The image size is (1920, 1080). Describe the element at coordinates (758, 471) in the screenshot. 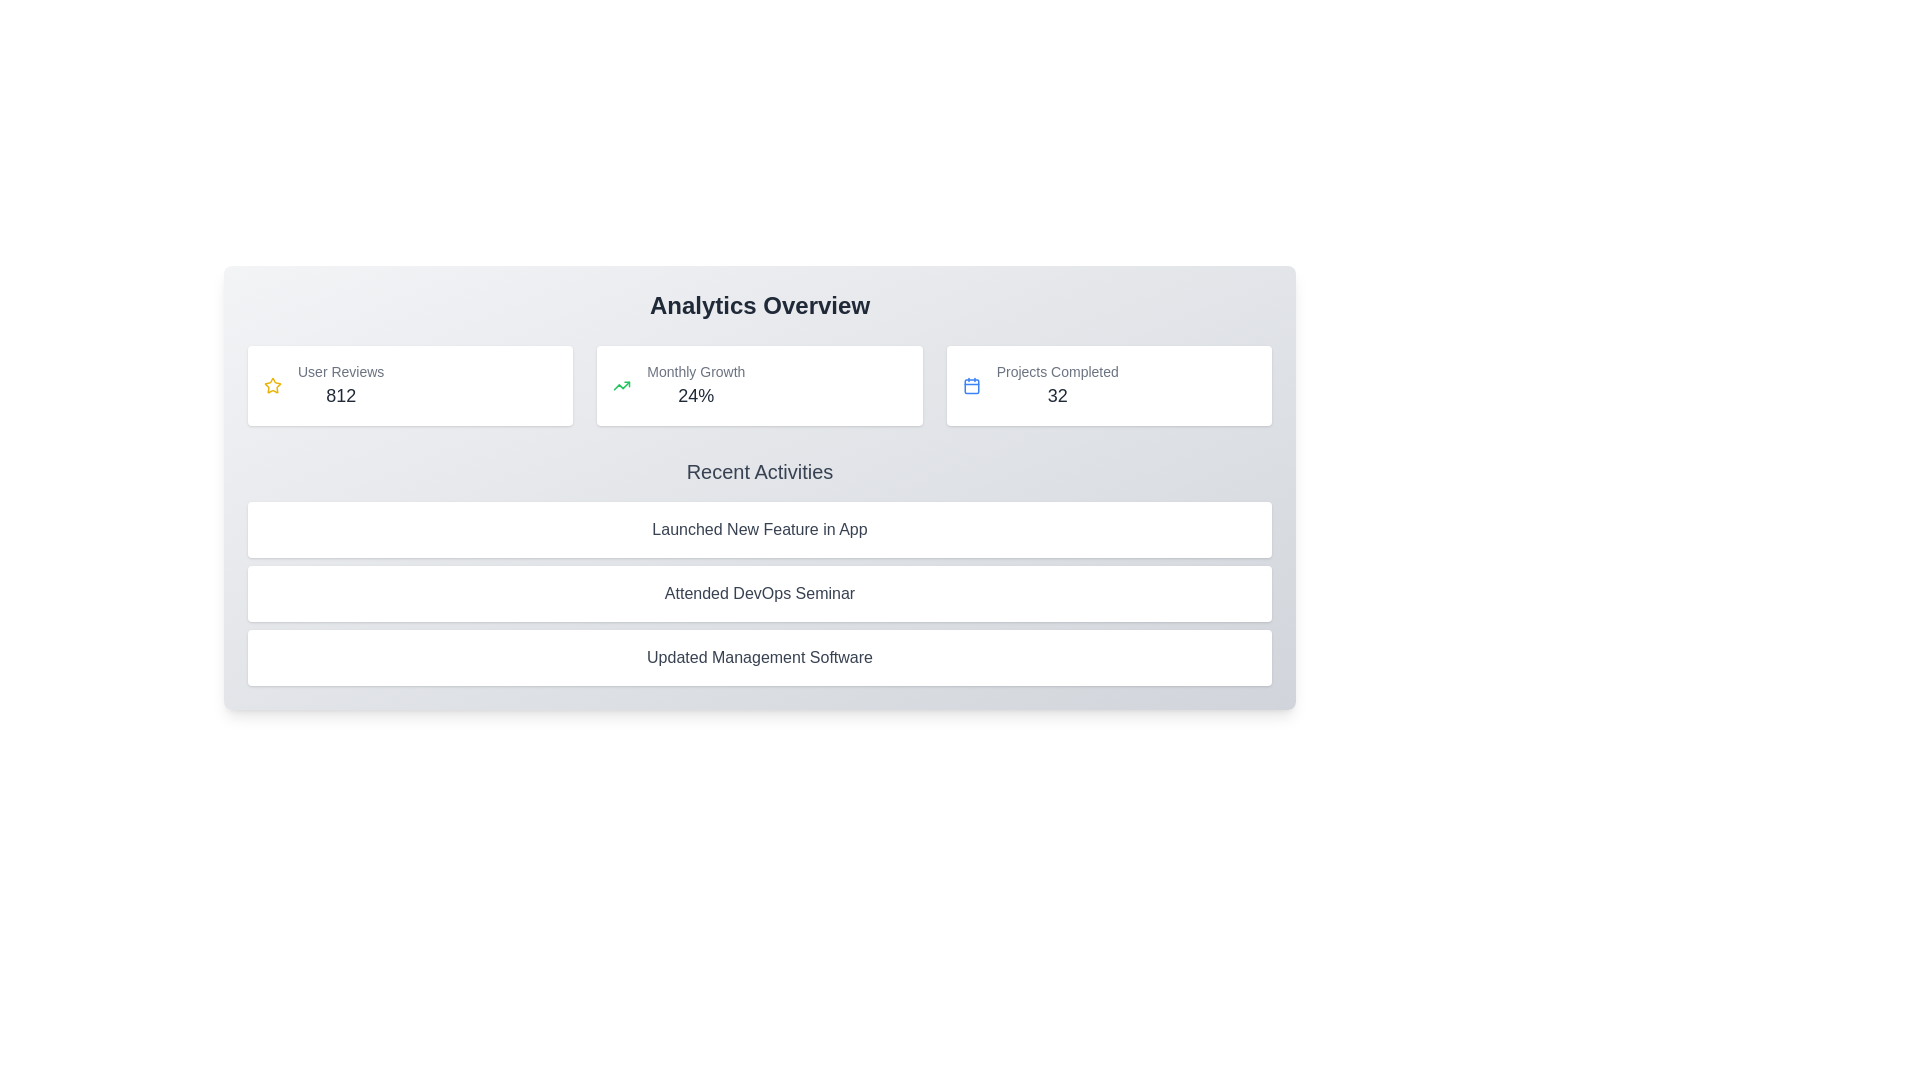

I see `the 'Recent Activities' text header, which is a large dark gray label that separates the main section header from the list of recent activities` at that location.